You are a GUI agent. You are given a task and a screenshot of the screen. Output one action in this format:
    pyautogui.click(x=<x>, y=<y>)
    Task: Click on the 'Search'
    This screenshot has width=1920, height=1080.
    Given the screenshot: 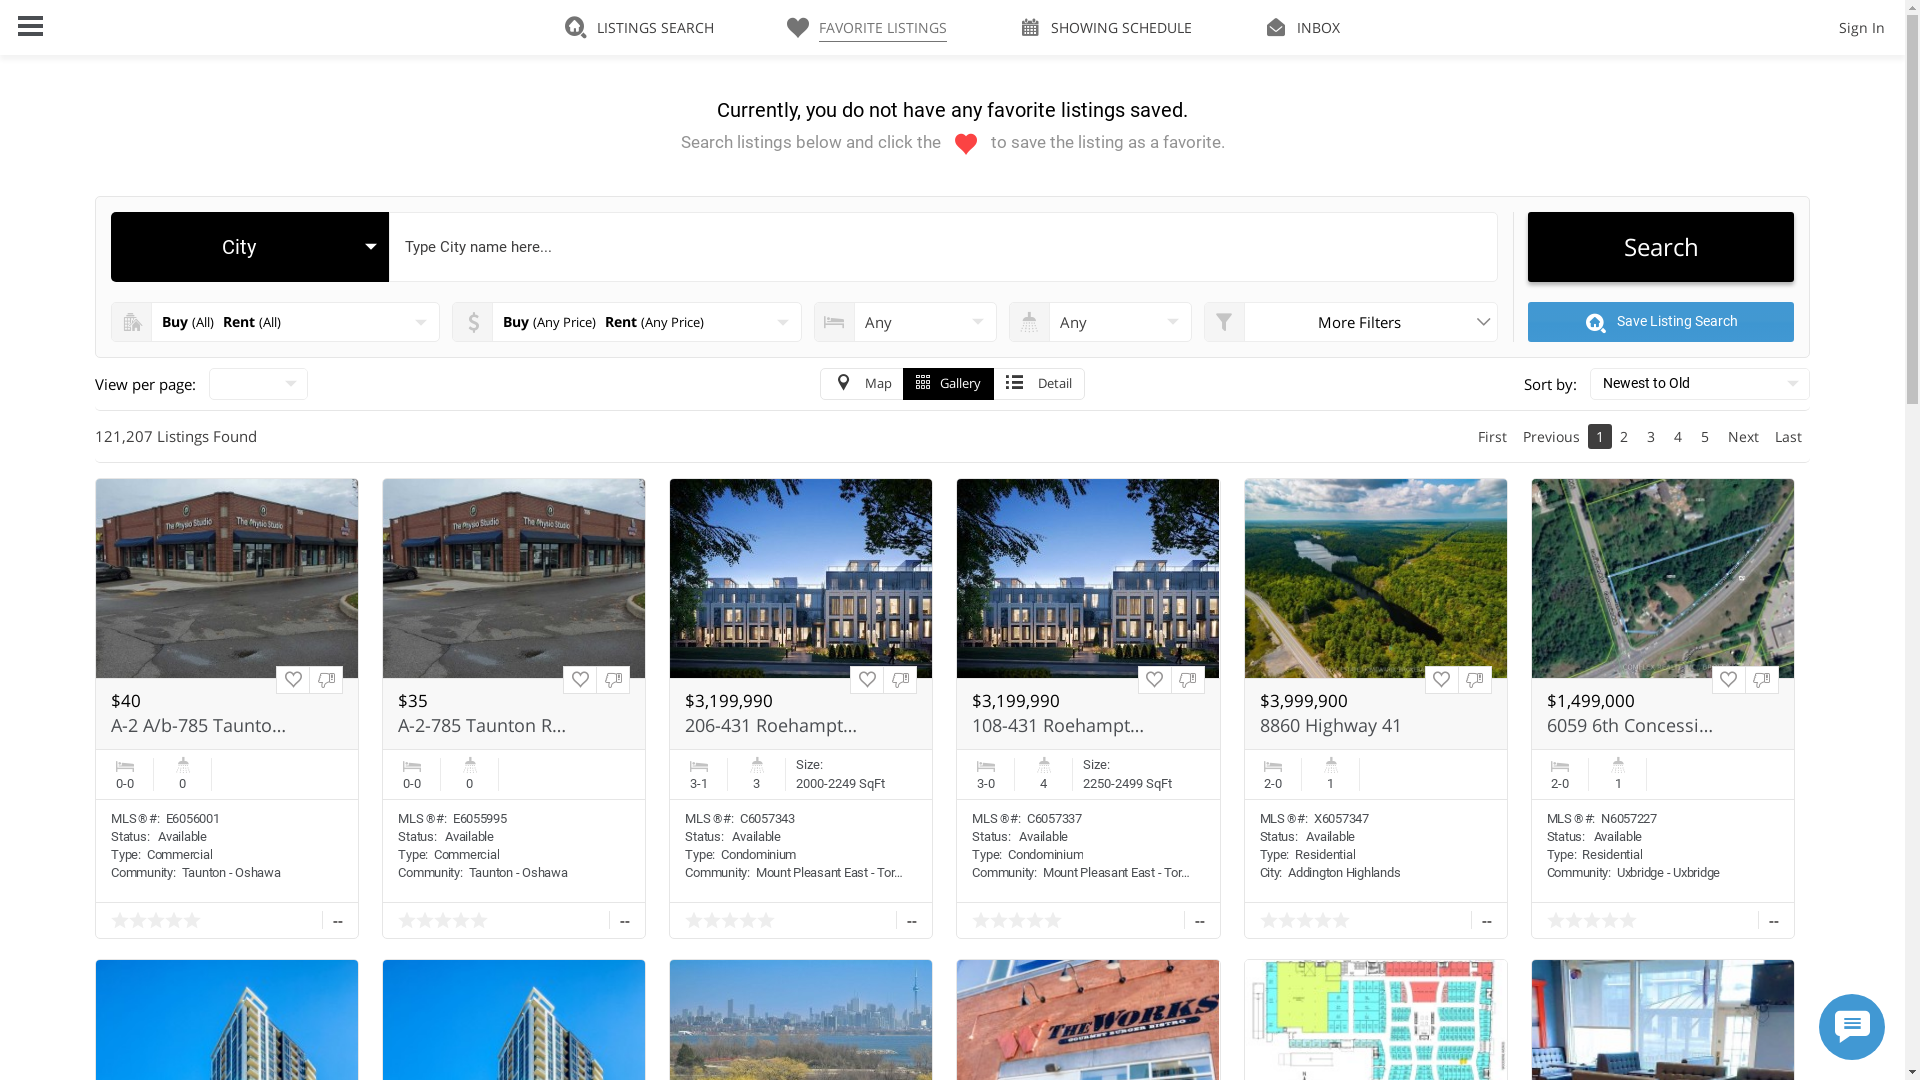 What is the action you would take?
    pyautogui.click(x=1660, y=245)
    